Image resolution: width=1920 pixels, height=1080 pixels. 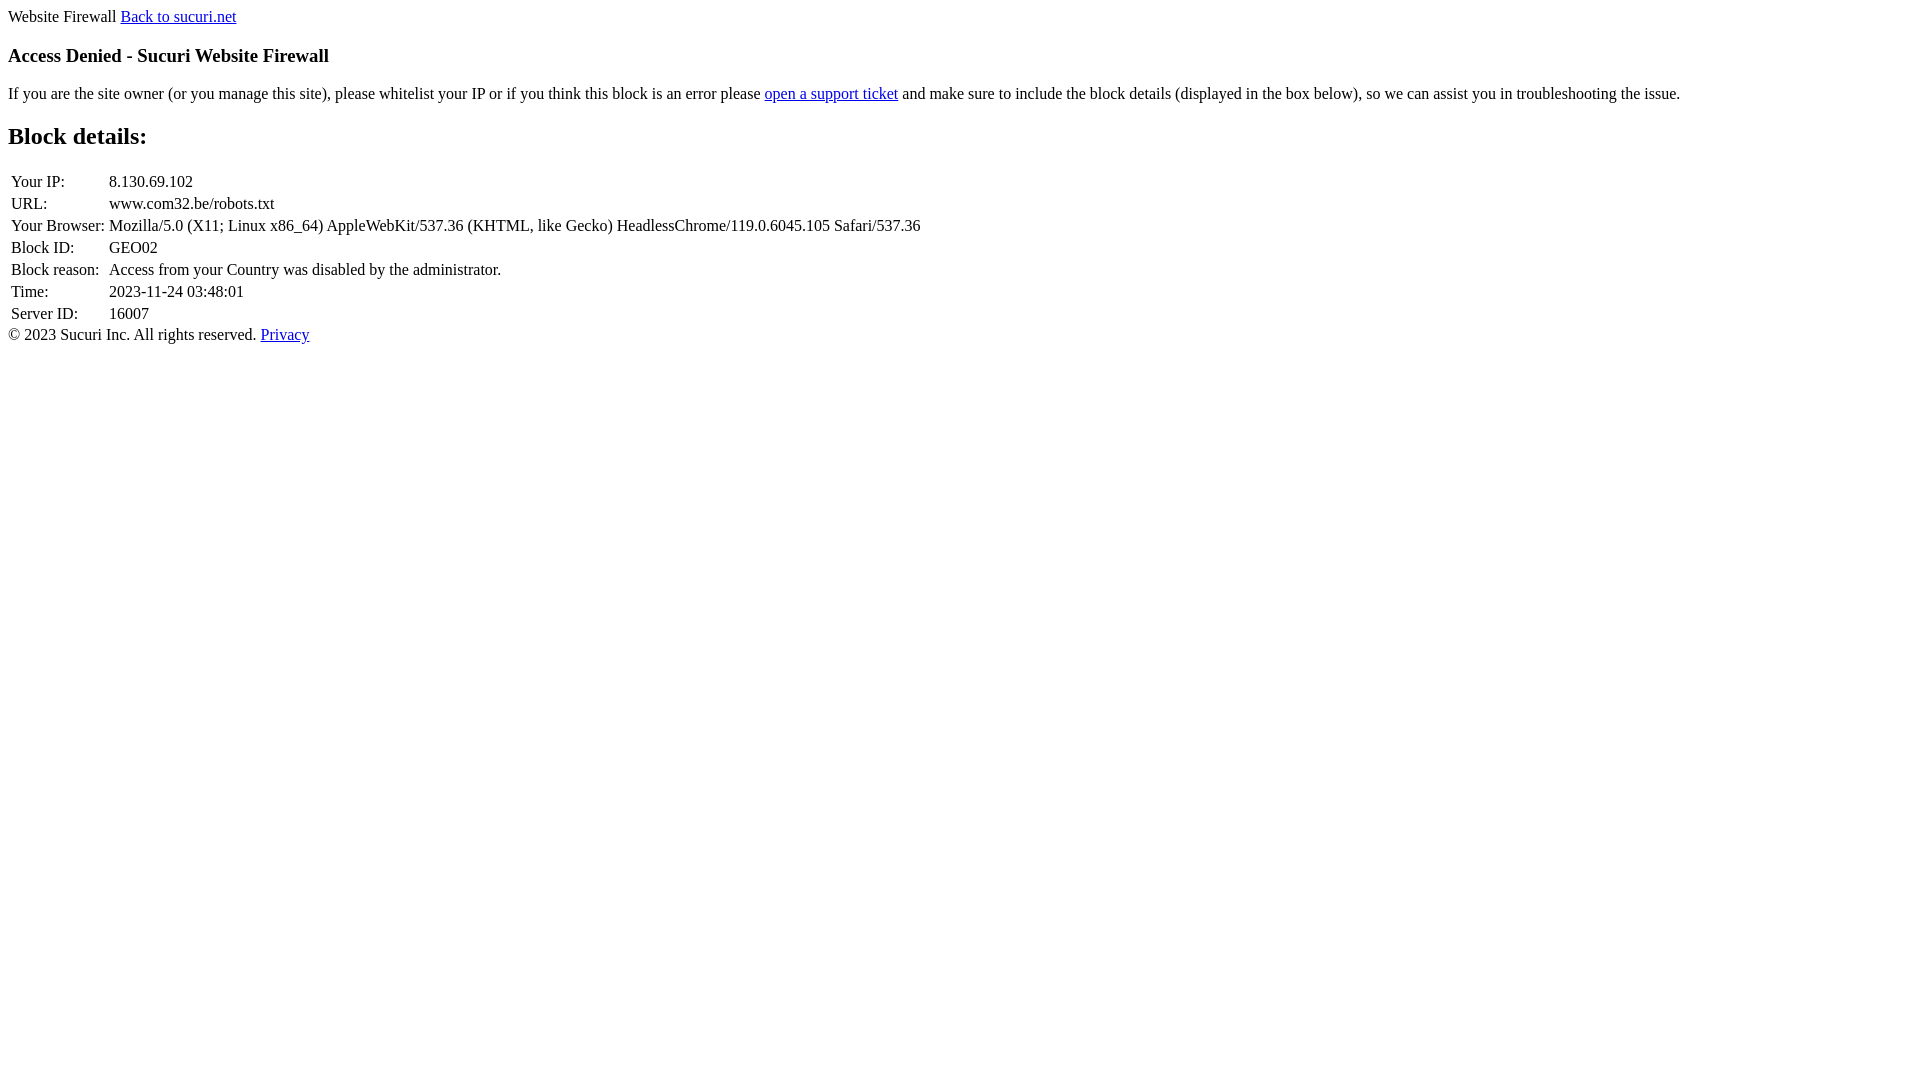 I want to click on 'Back to sucuri.net', so click(x=177, y=16).